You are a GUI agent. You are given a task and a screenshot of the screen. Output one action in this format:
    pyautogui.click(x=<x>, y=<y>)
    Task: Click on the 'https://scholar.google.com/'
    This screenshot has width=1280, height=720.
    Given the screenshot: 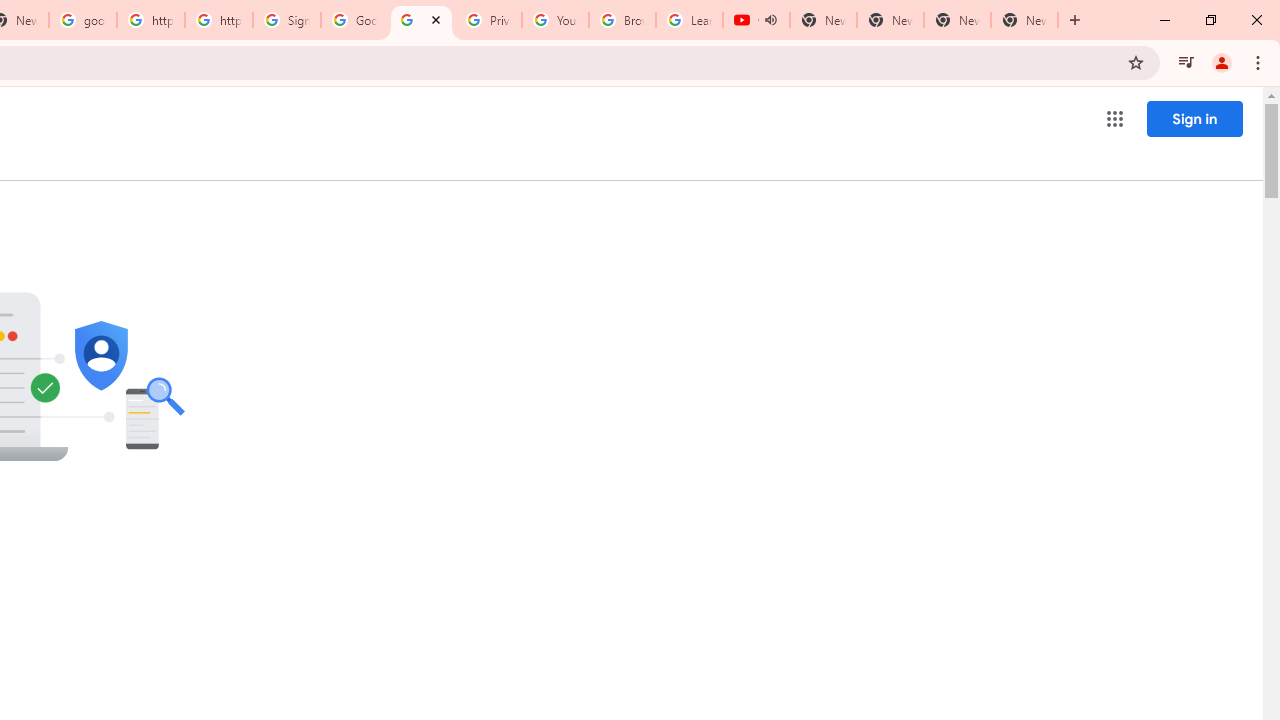 What is the action you would take?
    pyautogui.click(x=150, y=20)
    